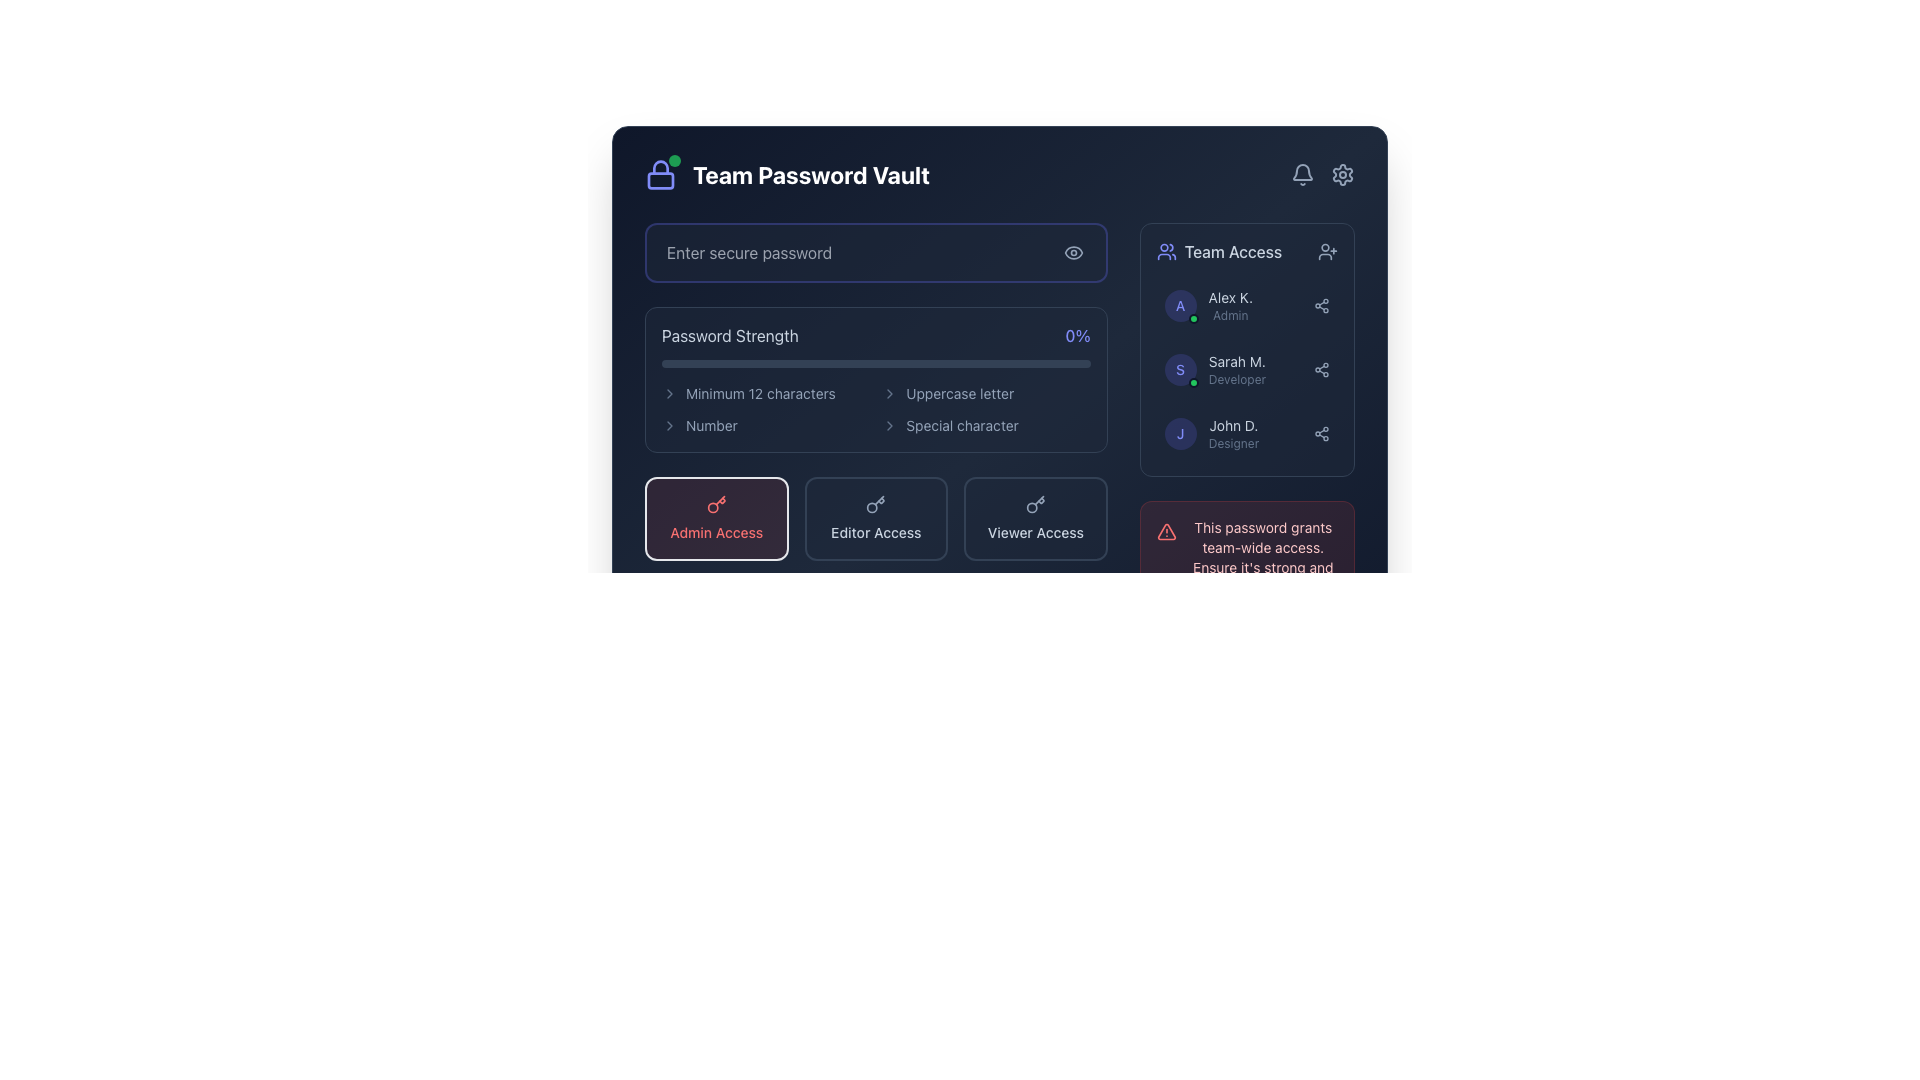  I want to click on the small key icon, which is styled in a simplified line art design and is positioned at the top center of the 'Viewer Access' button, the third button in a group of three at the bottom of the central panel, so click(1035, 504).